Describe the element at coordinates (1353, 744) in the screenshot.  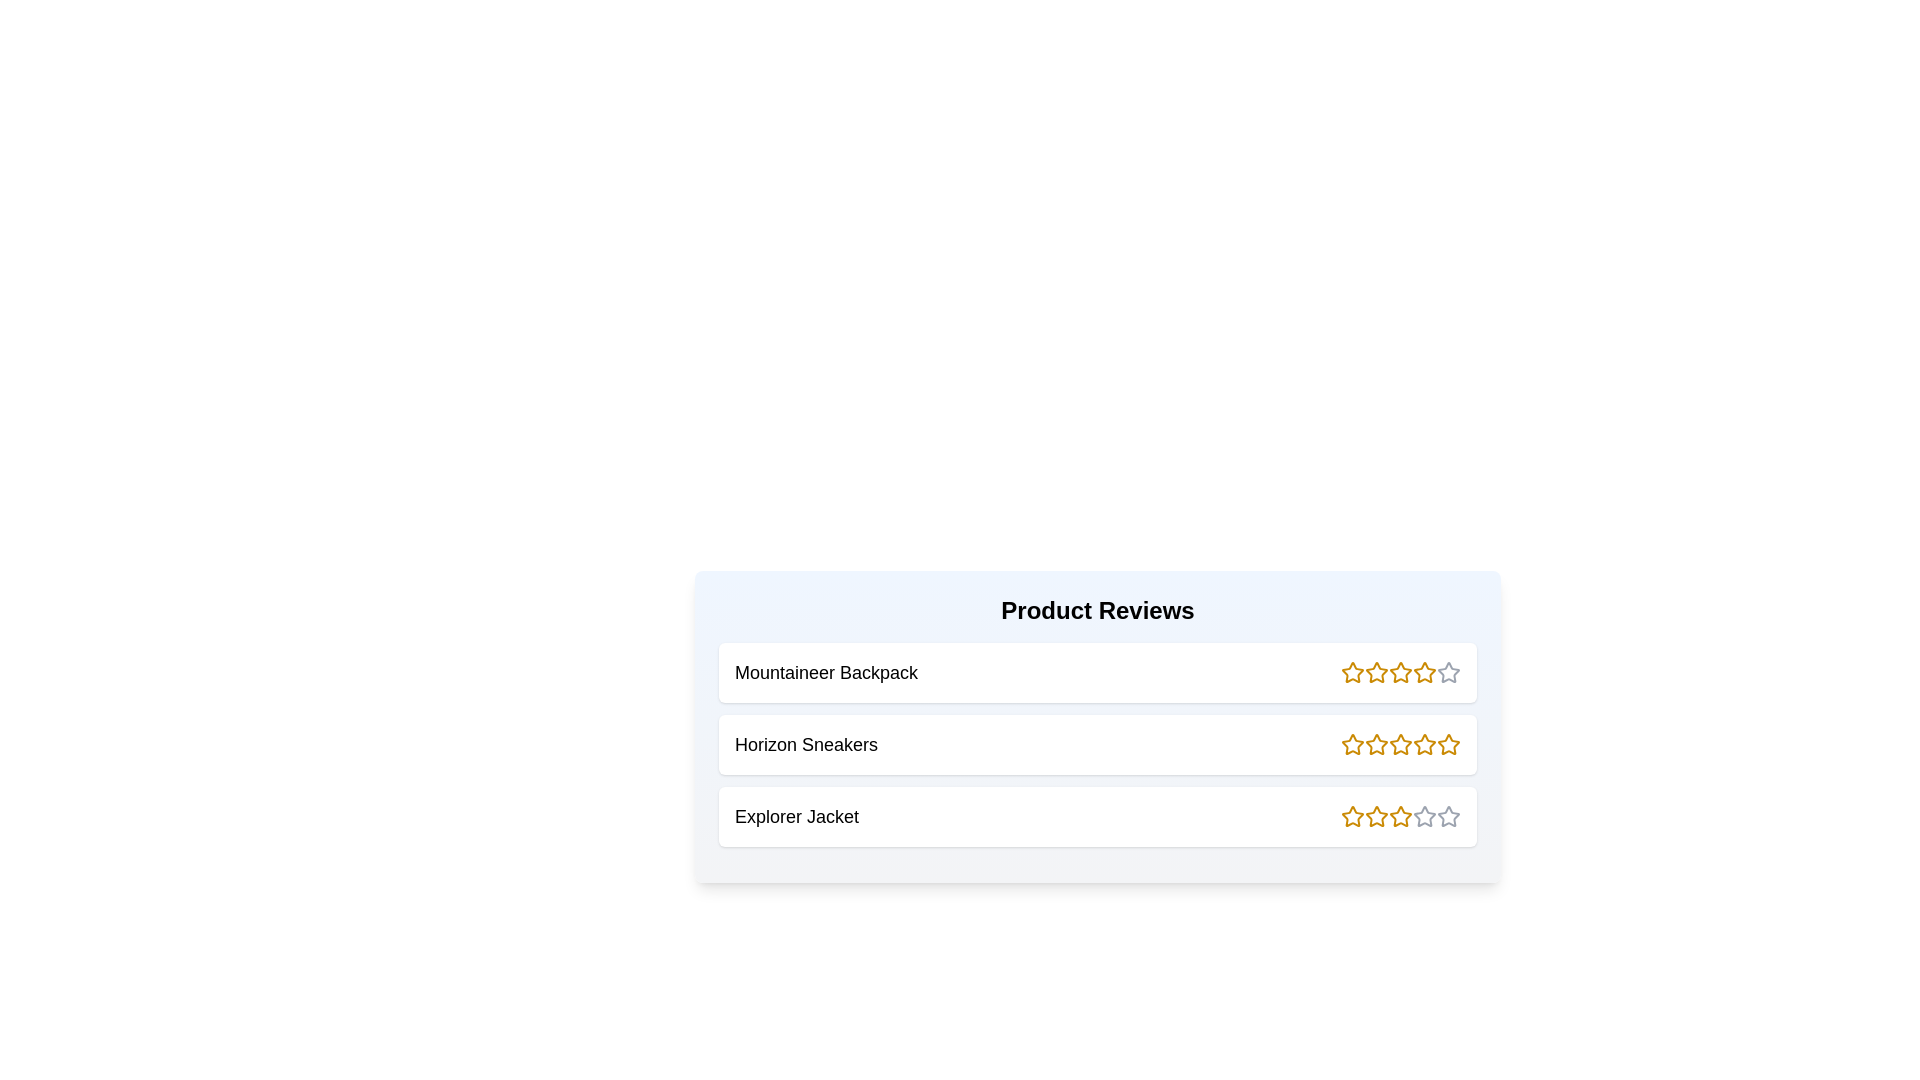
I see `the rating of a product to 1 stars by clicking the corresponding star icon for the product Horizon Sneakers` at that location.